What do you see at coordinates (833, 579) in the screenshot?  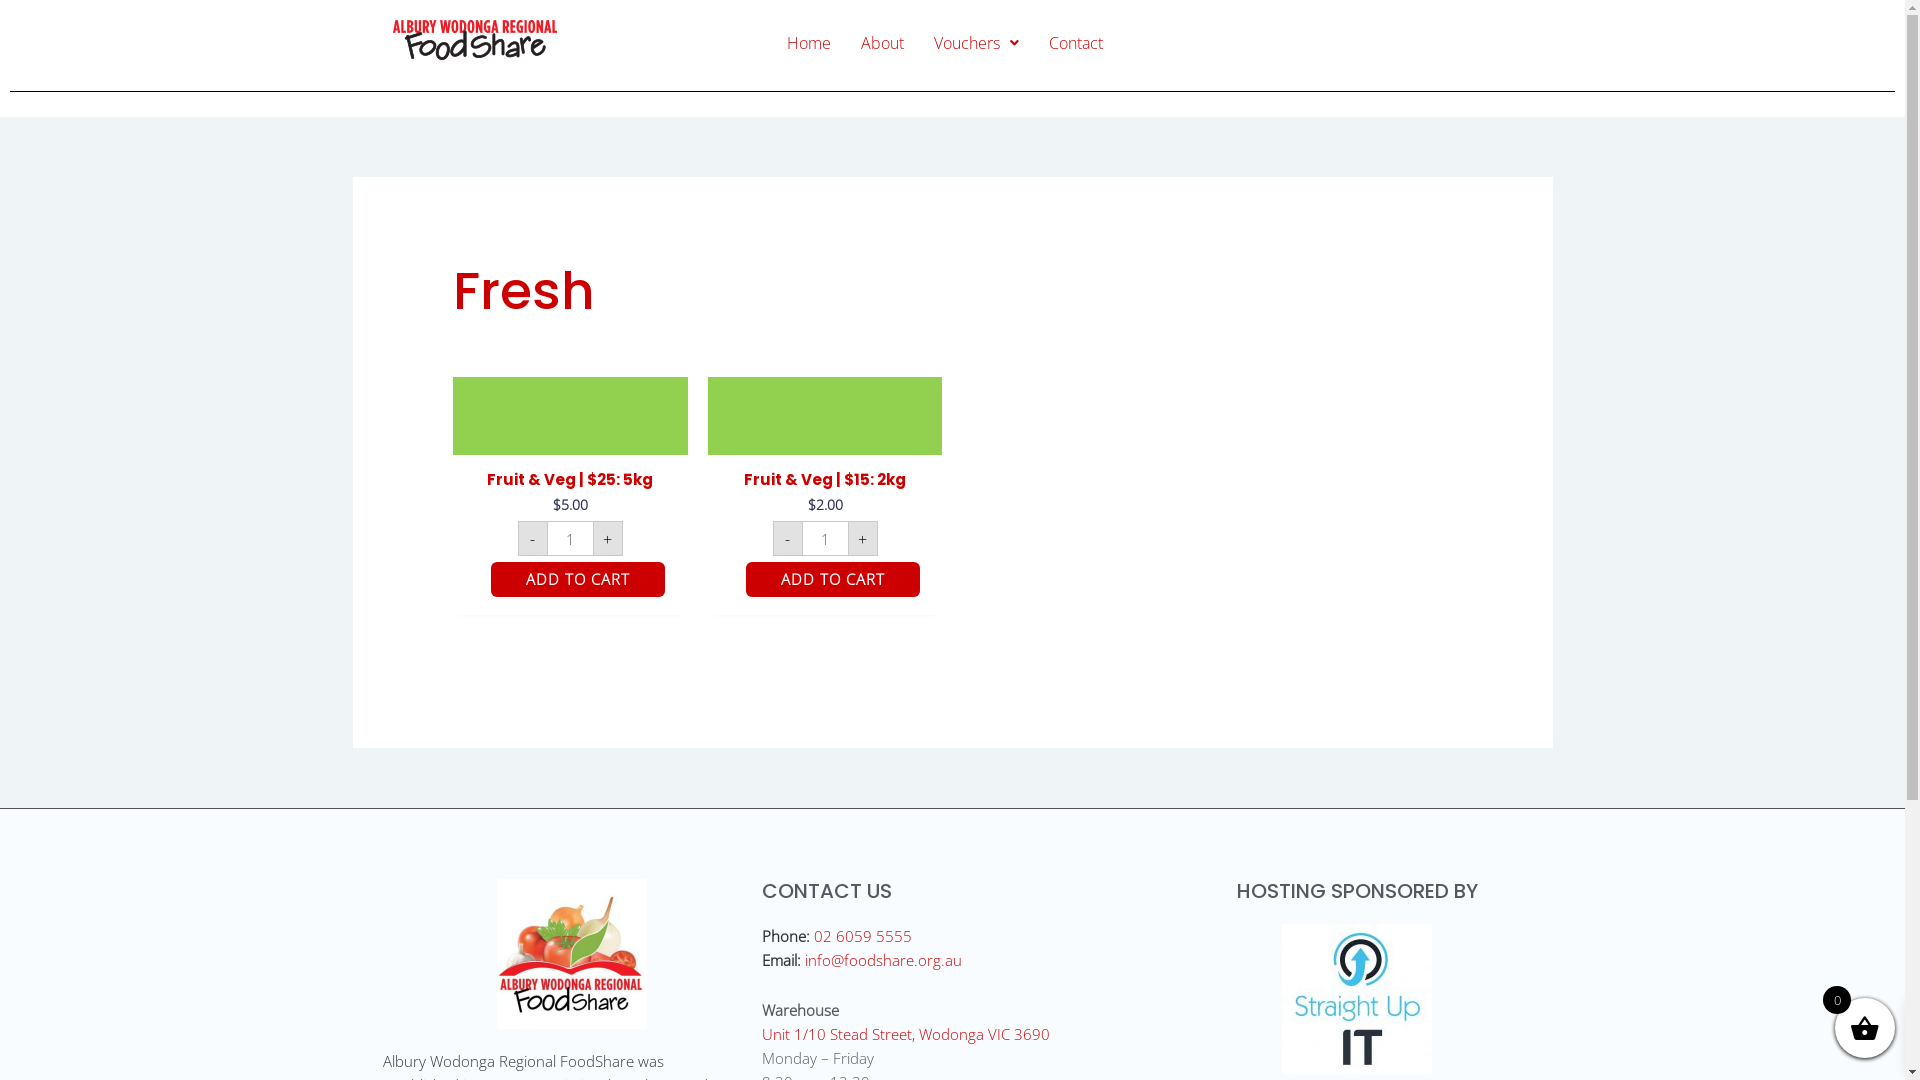 I see `'ADD TO CART'` at bounding box center [833, 579].